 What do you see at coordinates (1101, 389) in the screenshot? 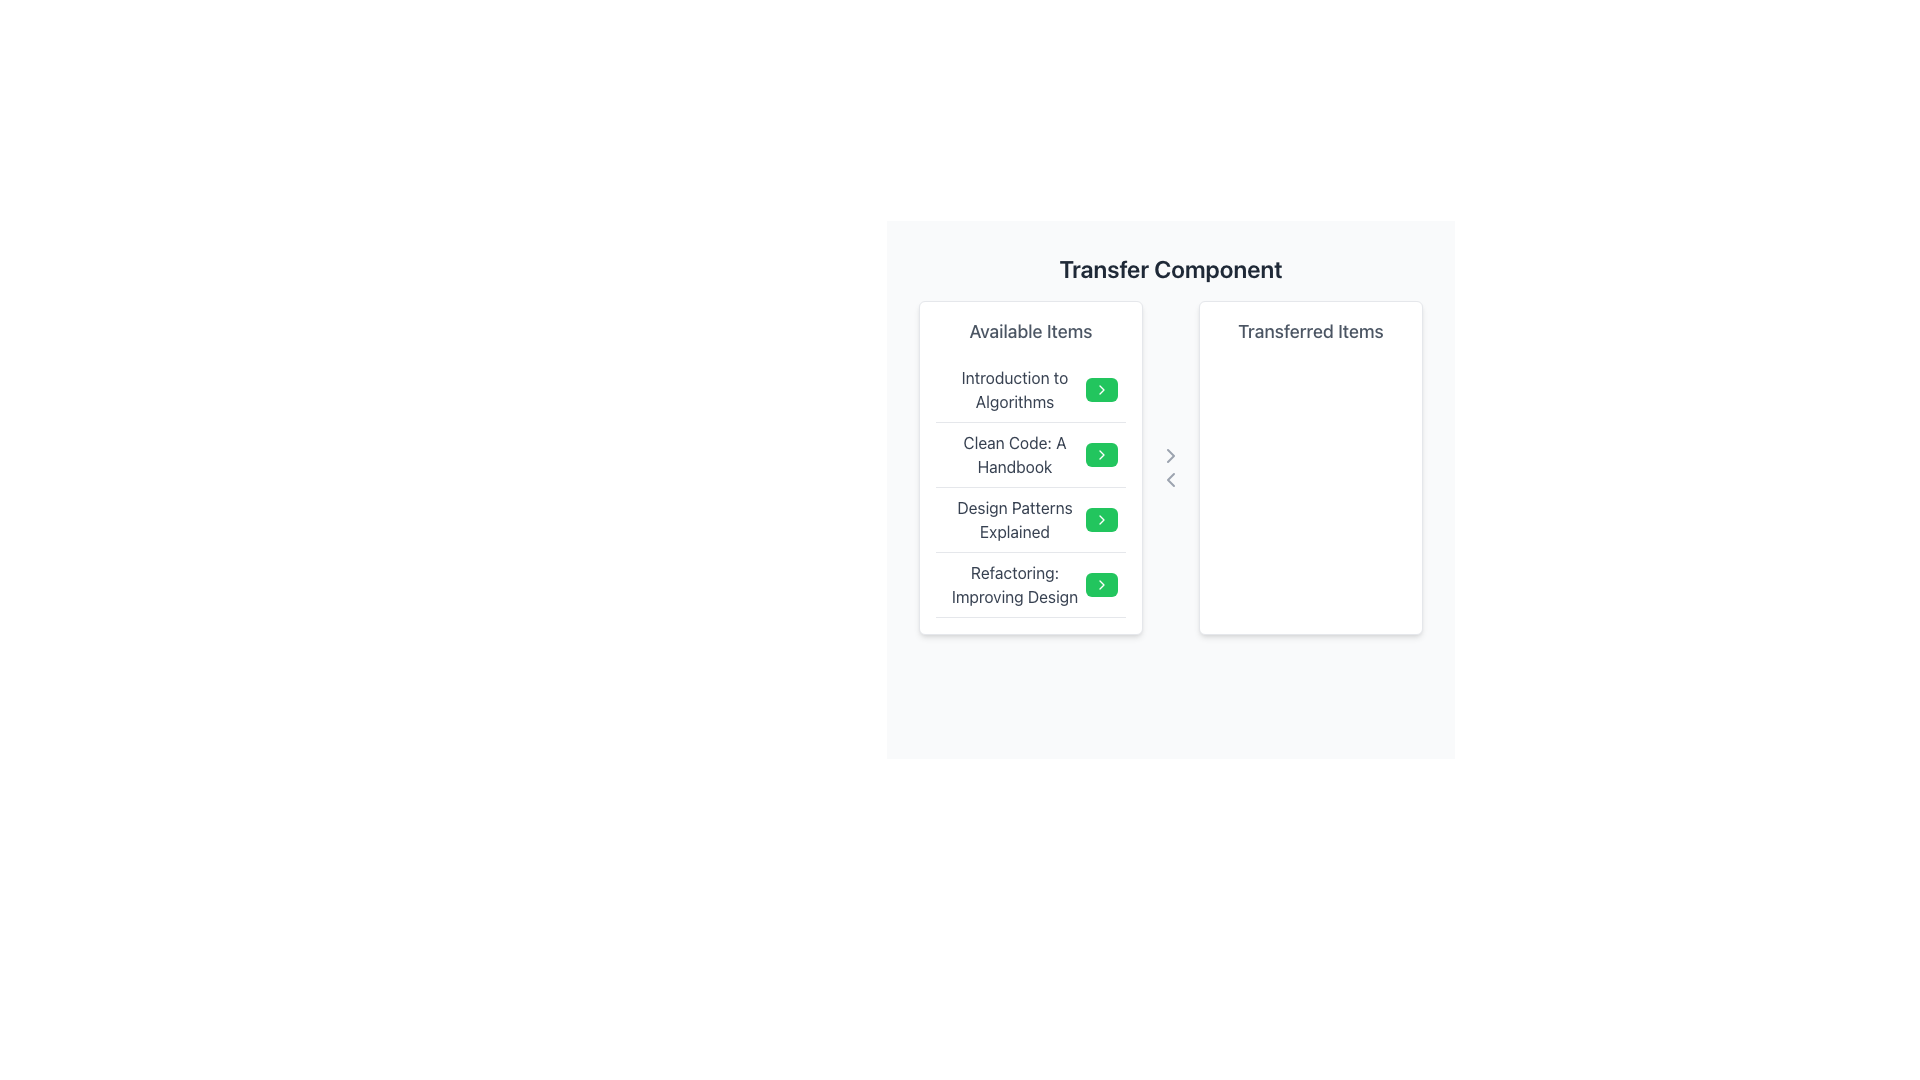
I see `the button icon located to the right of the 'Introduction to Algorithms' text block in the 'Available Items' section for accessibility purposes` at bounding box center [1101, 389].